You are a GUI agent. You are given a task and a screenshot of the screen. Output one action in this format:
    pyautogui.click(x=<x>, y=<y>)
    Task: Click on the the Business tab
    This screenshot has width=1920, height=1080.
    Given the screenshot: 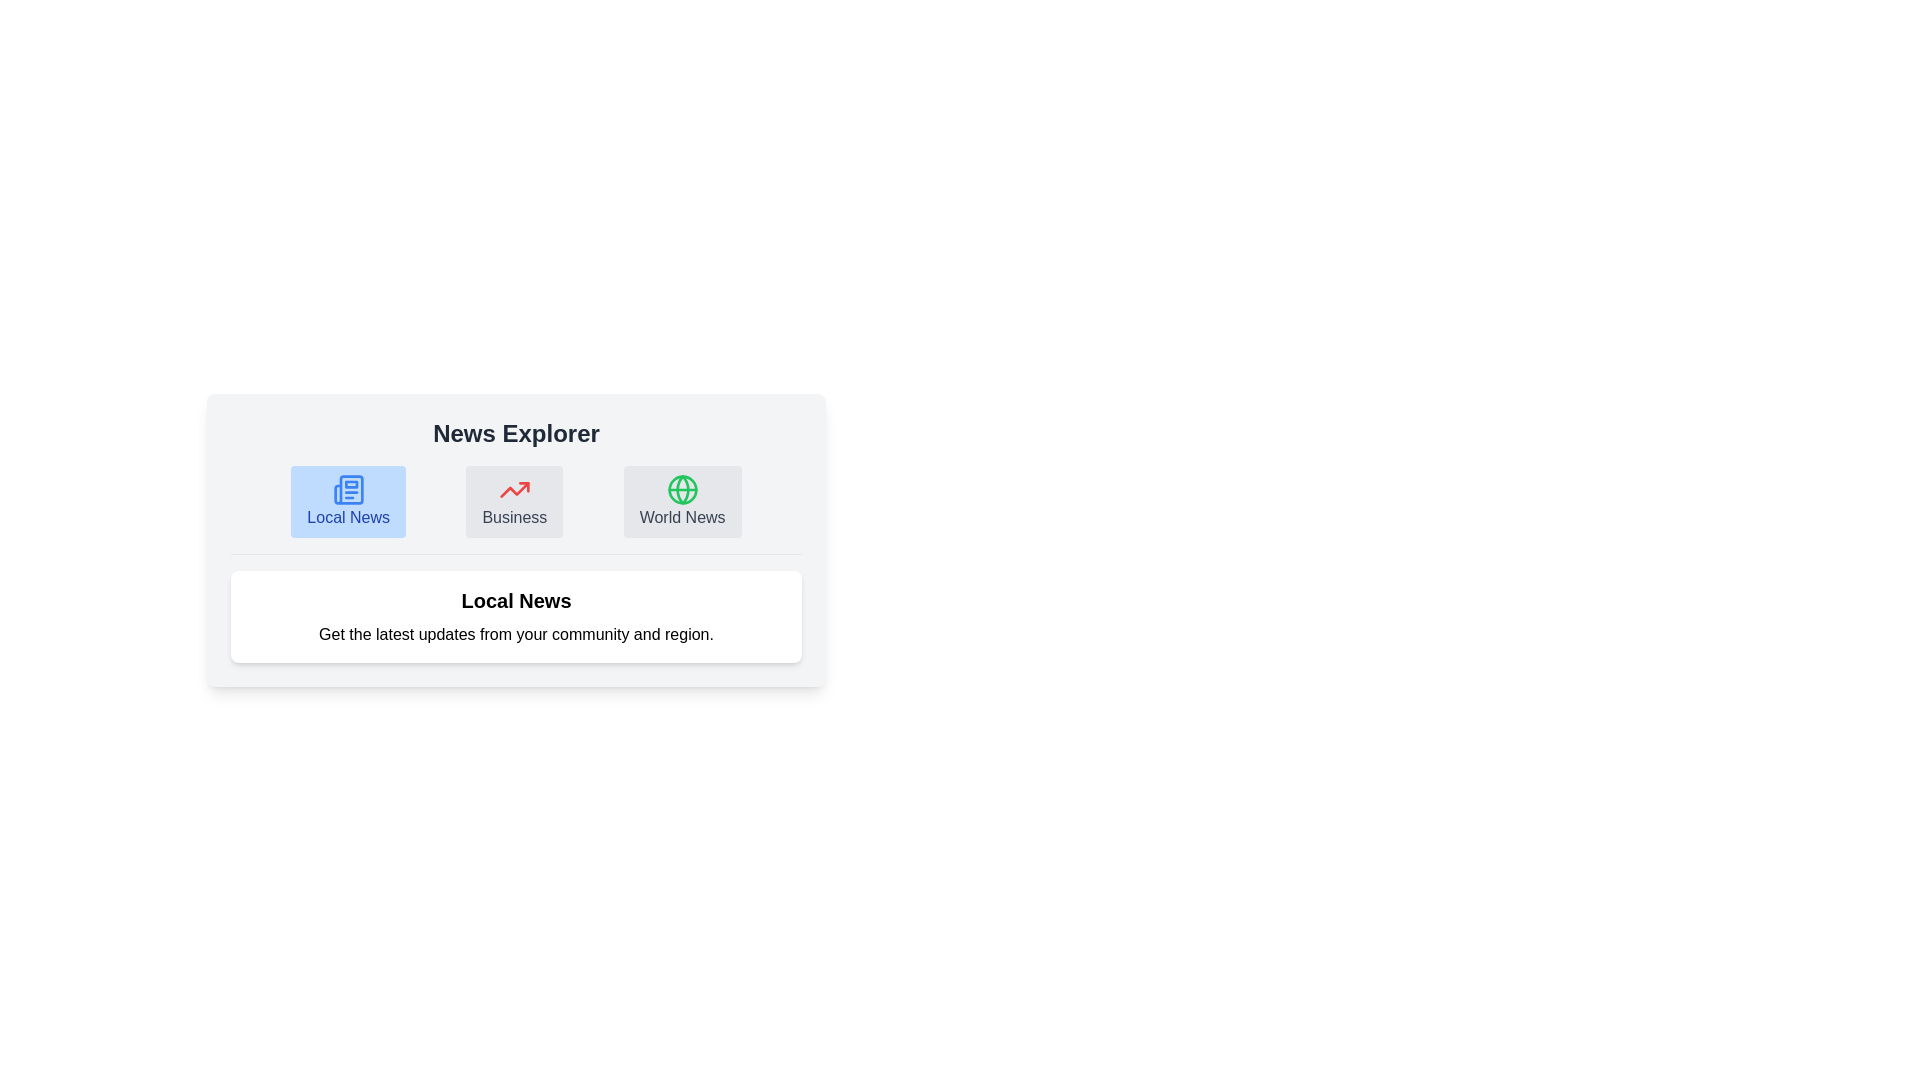 What is the action you would take?
    pyautogui.click(x=514, y=500)
    